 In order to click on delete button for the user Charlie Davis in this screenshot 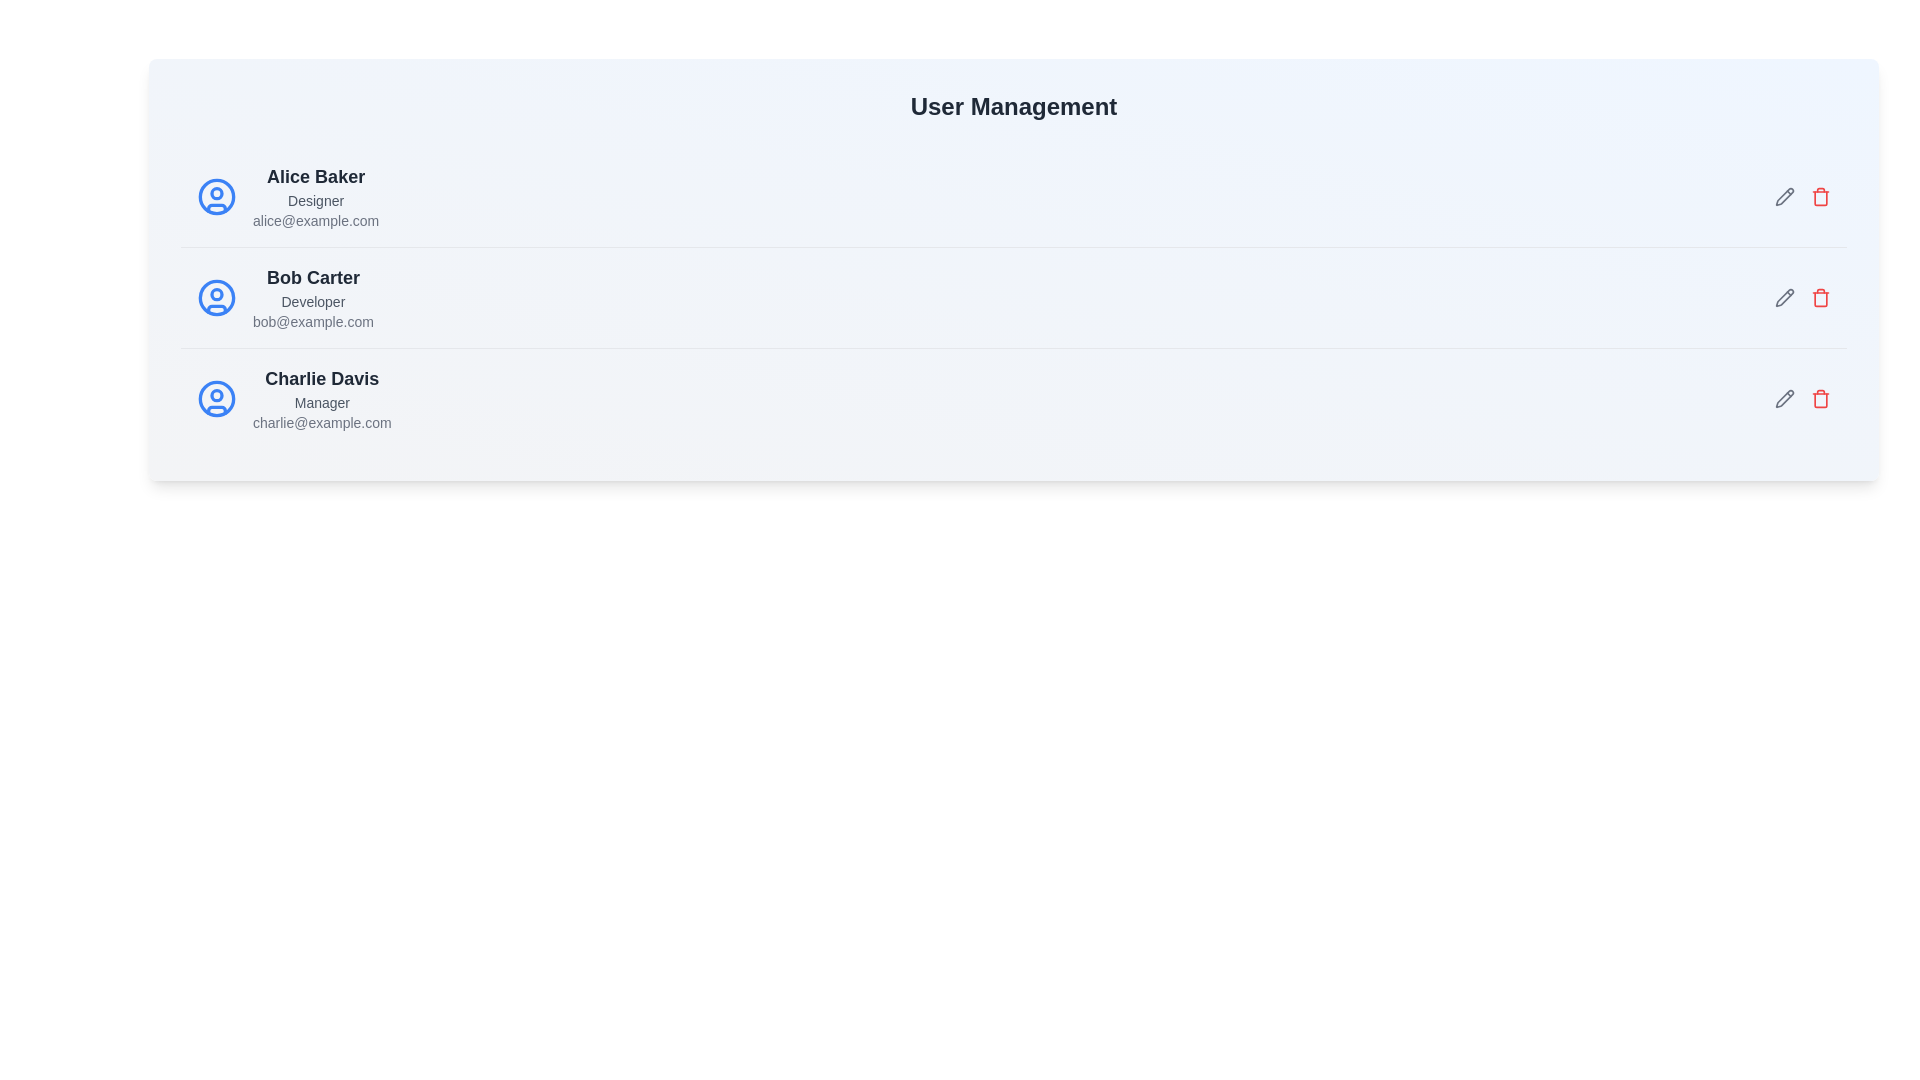, I will do `click(1820, 398)`.